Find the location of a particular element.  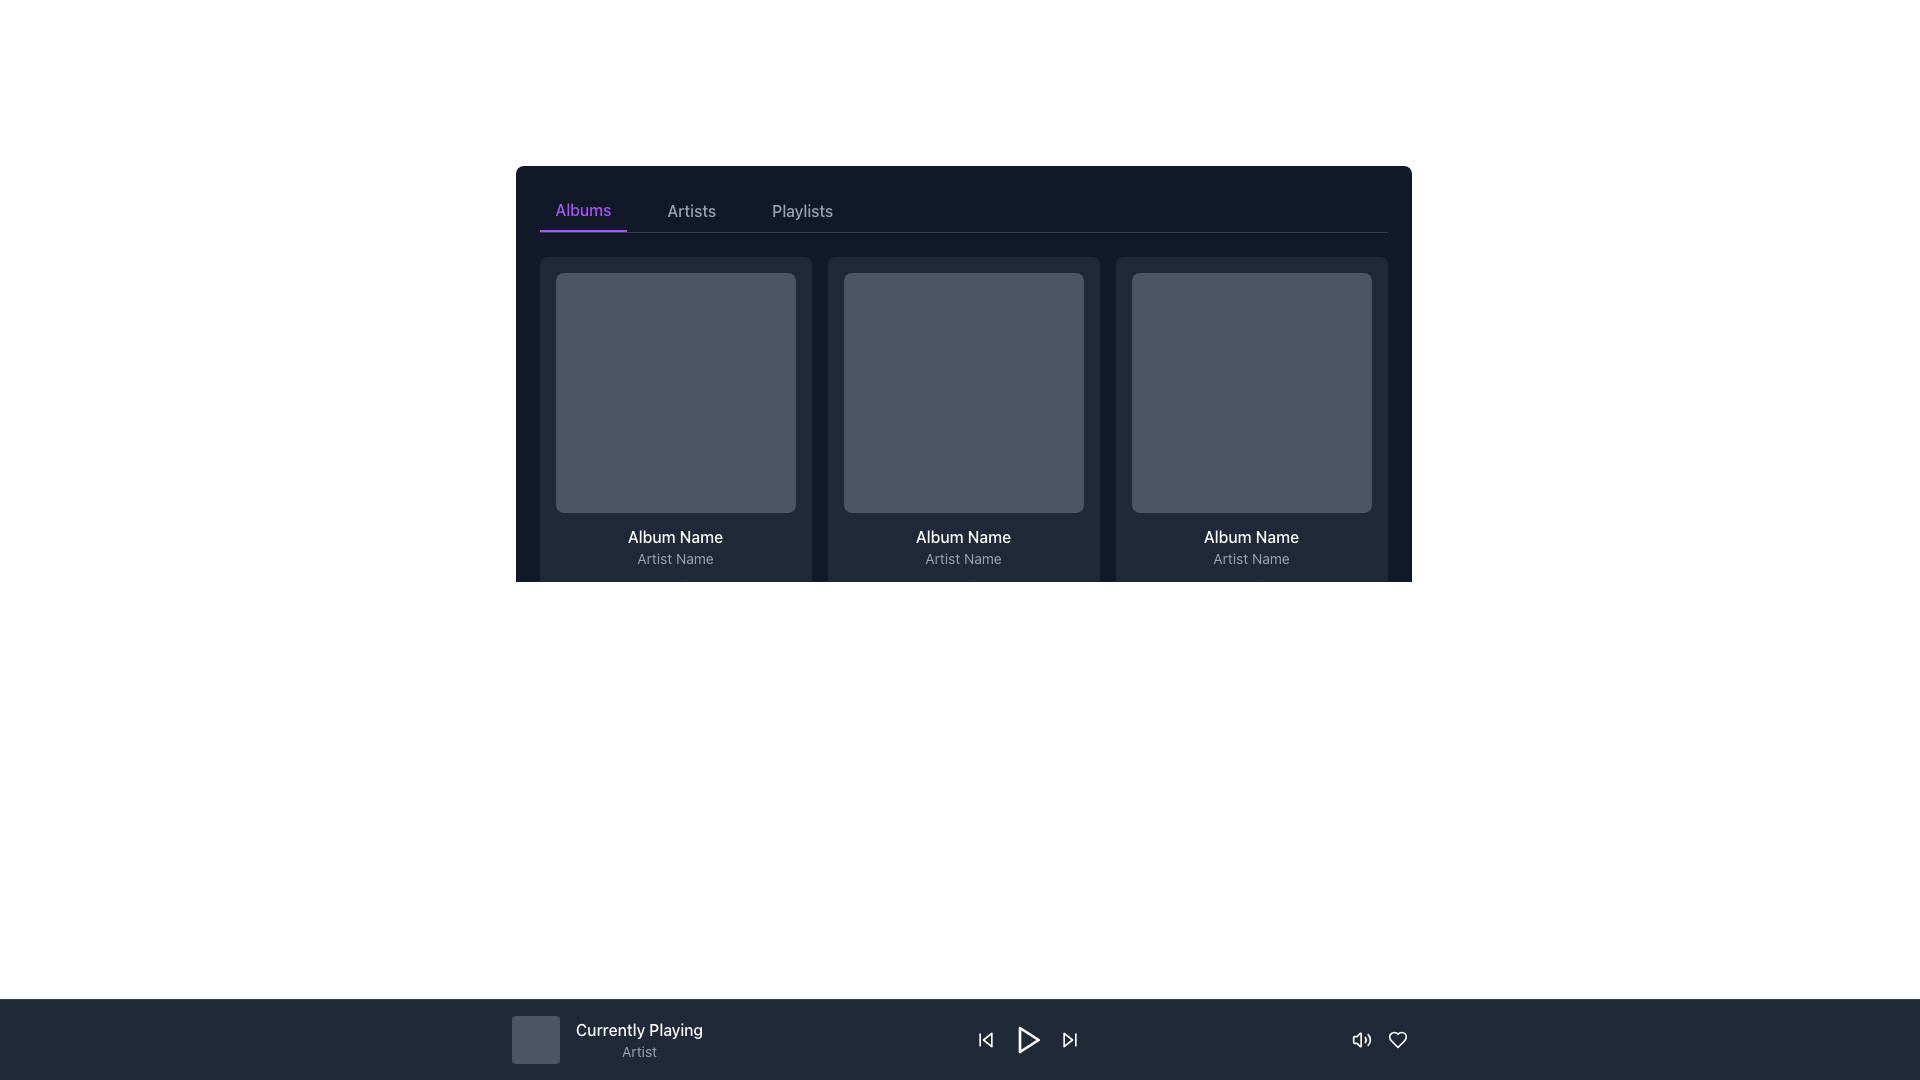

the skip-forward button, which is a forward-facing triangular arrow icon located at the far right of the music control bar is located at coordinates (1068, 1039).